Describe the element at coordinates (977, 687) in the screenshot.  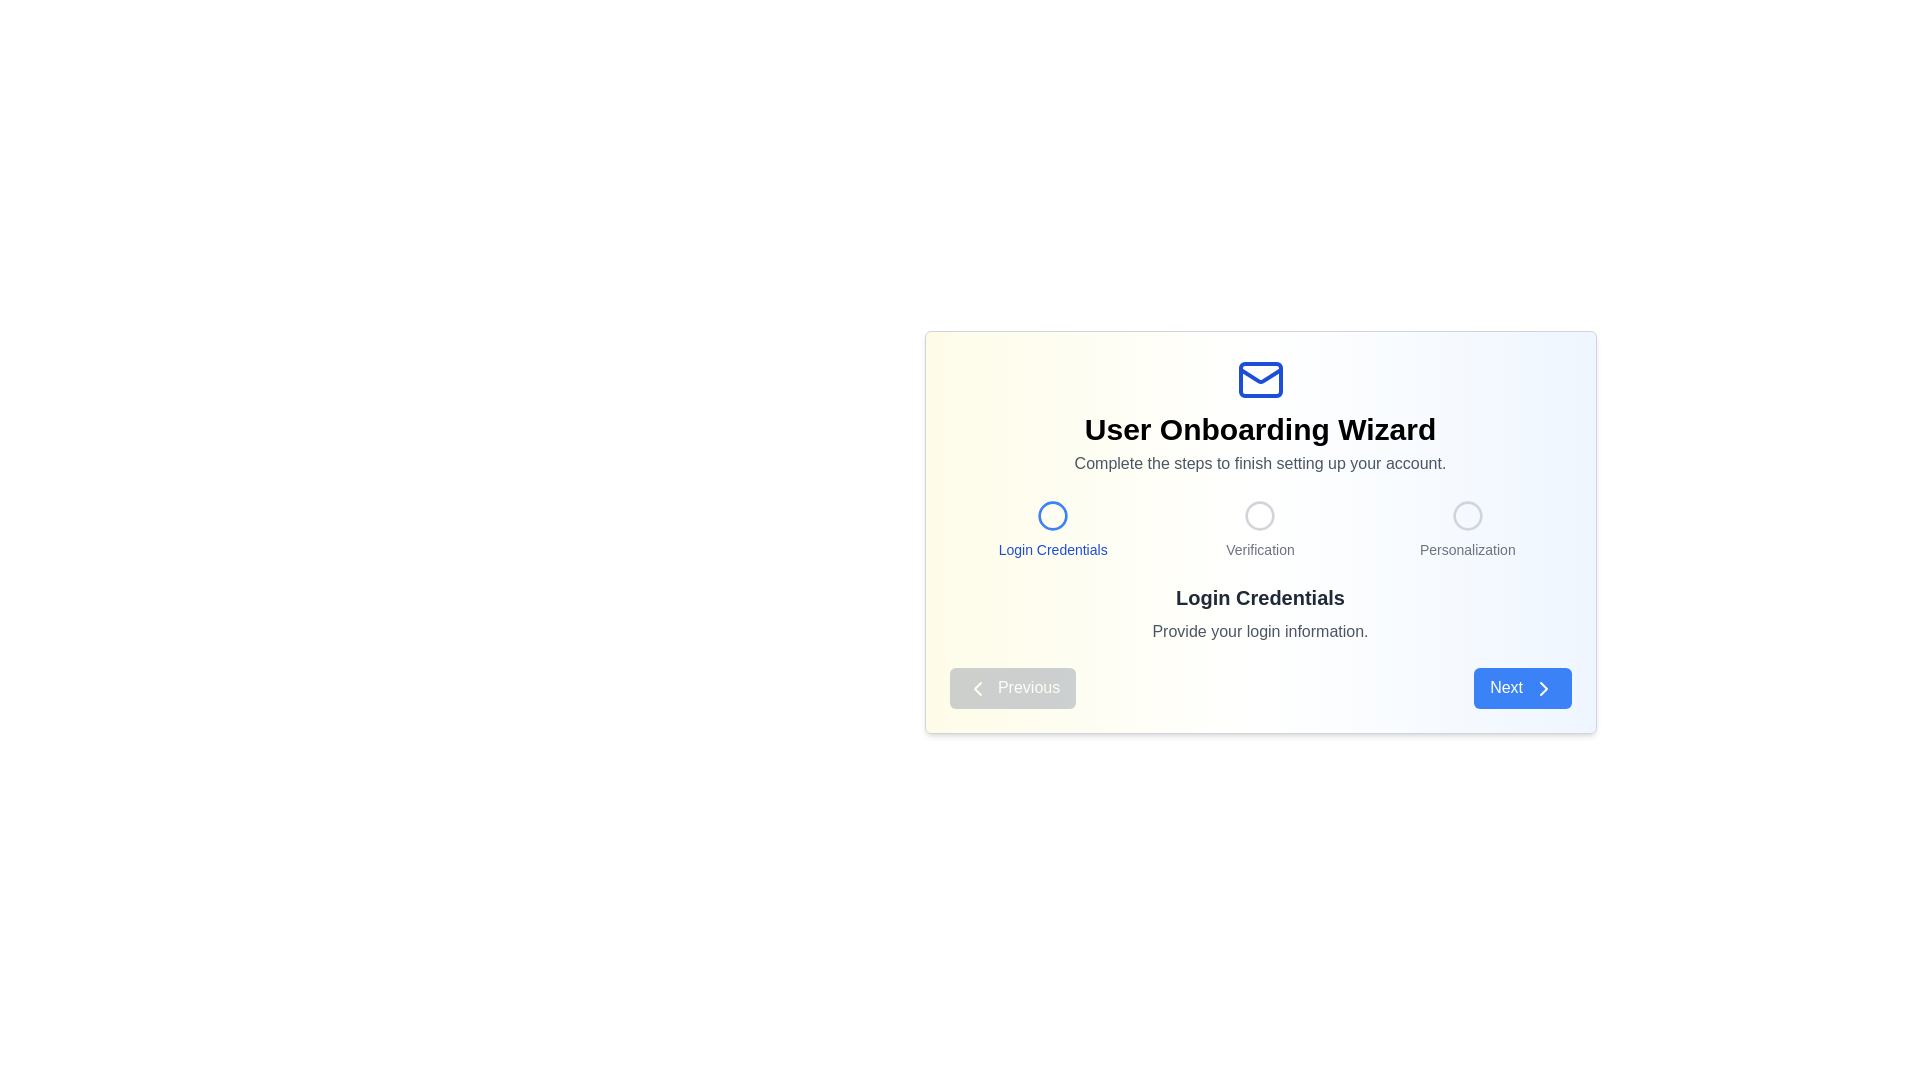
I see `the left-pointing chevron icon located on the far left side of the 'Previous' button` at that location.